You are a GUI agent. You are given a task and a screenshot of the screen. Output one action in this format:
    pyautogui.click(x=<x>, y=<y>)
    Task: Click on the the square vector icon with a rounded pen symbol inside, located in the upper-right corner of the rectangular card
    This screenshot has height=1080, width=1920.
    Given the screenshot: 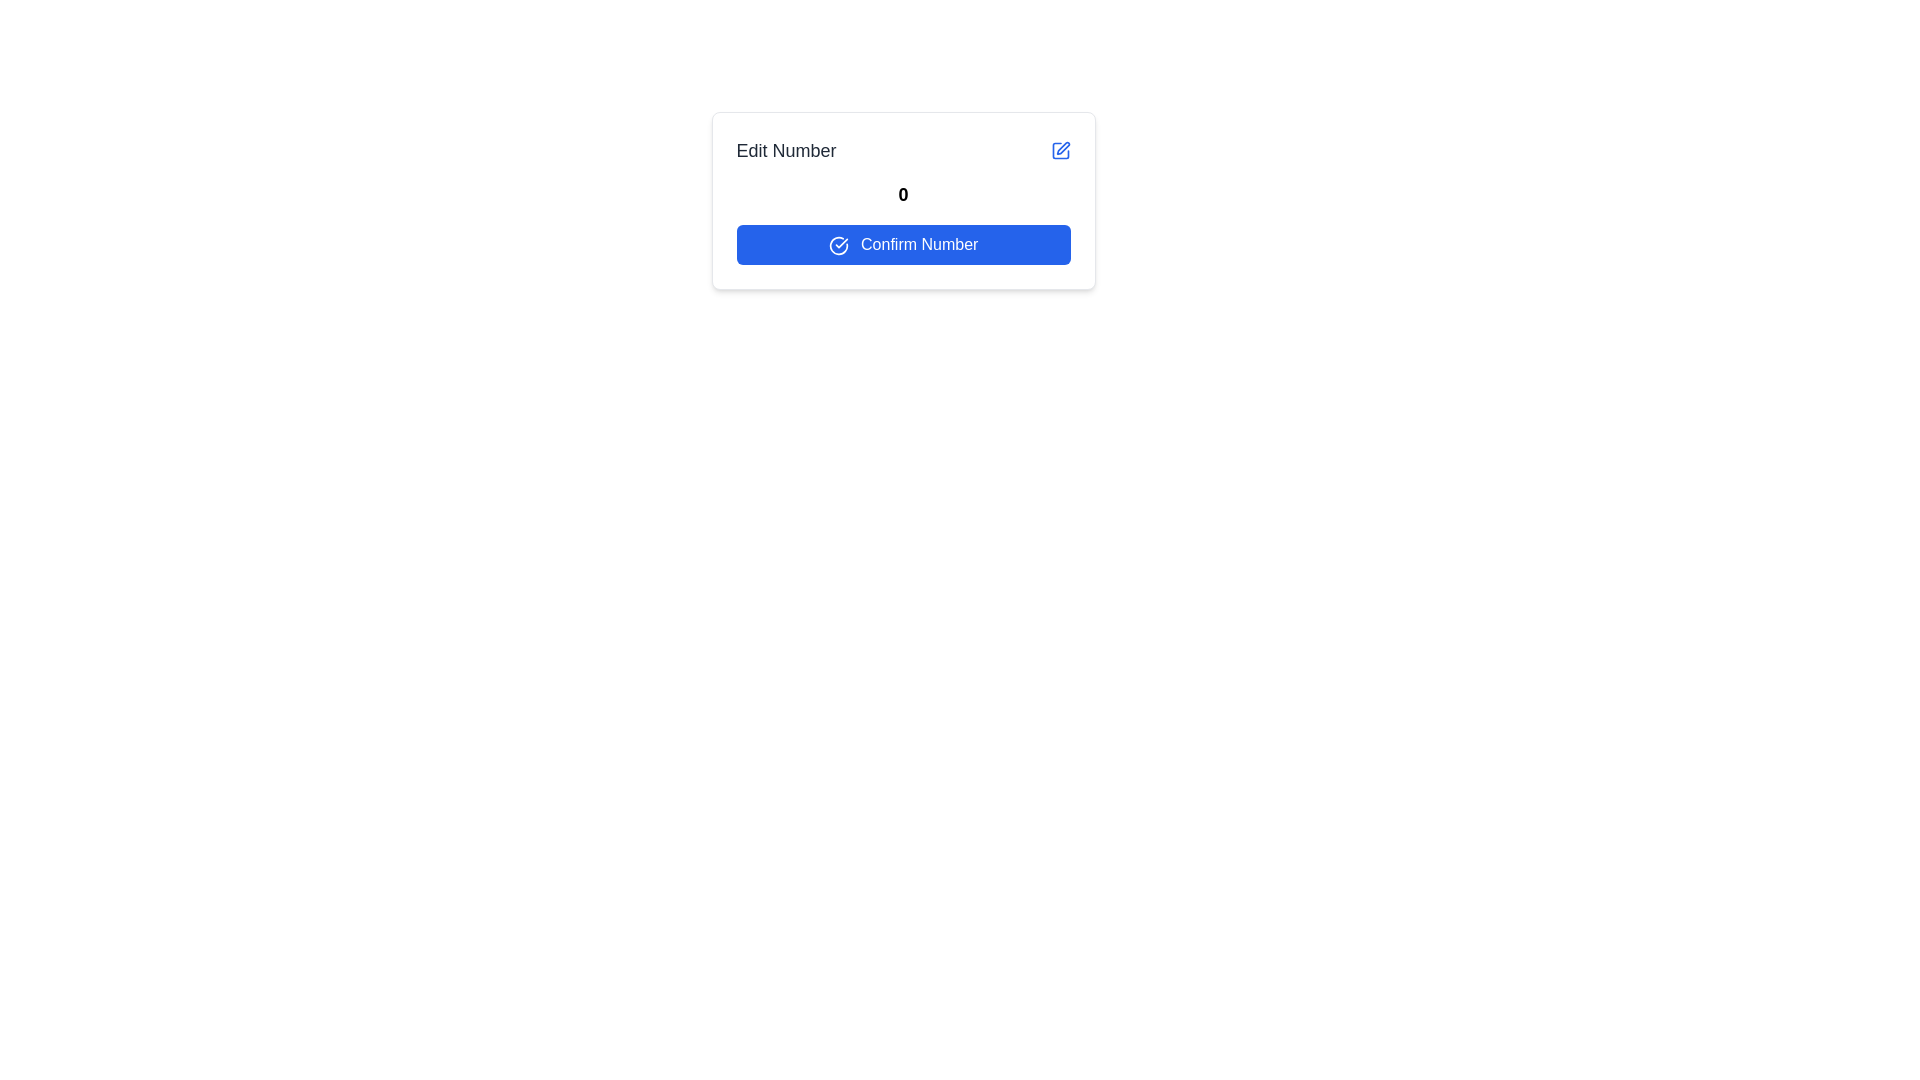 What is the action you would take?
    pyautogui.click(x=1059, y=149)
    